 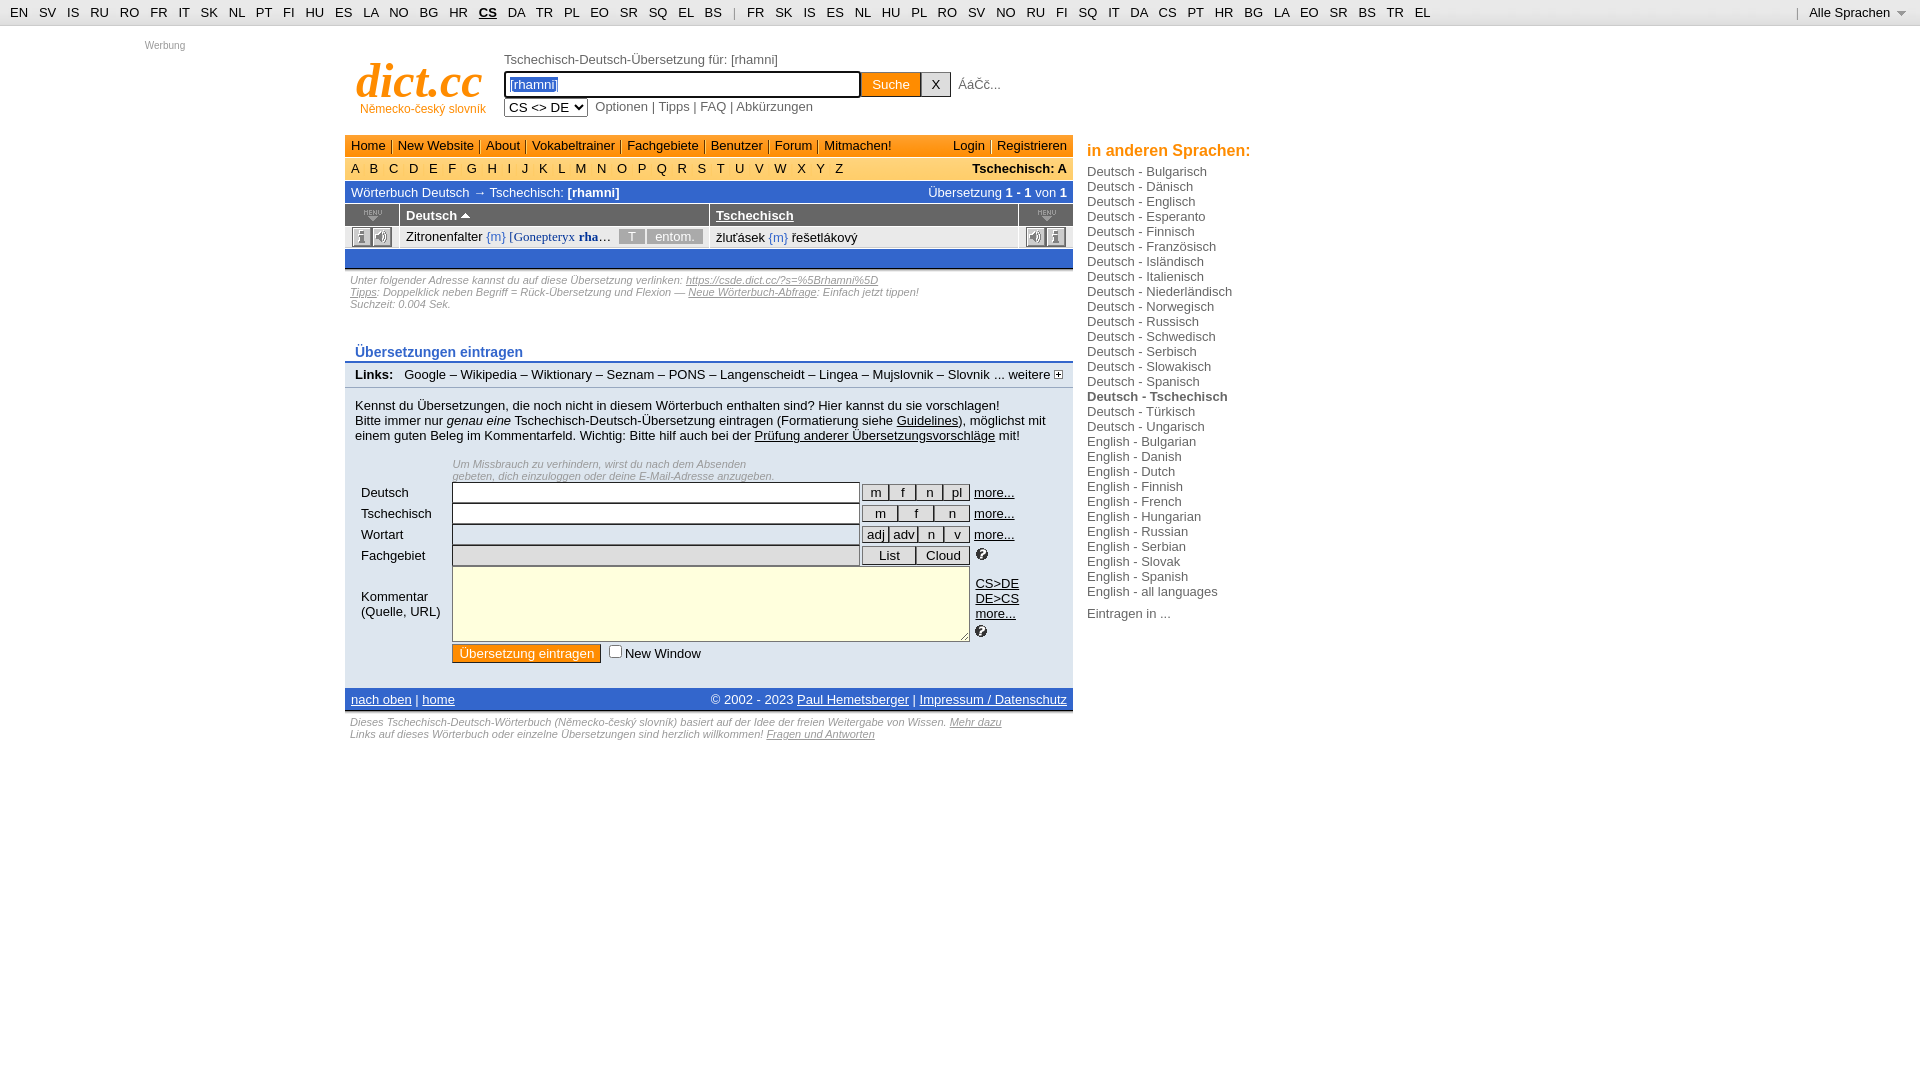 I want to click on 'IT', so click(x=1112, y=12).